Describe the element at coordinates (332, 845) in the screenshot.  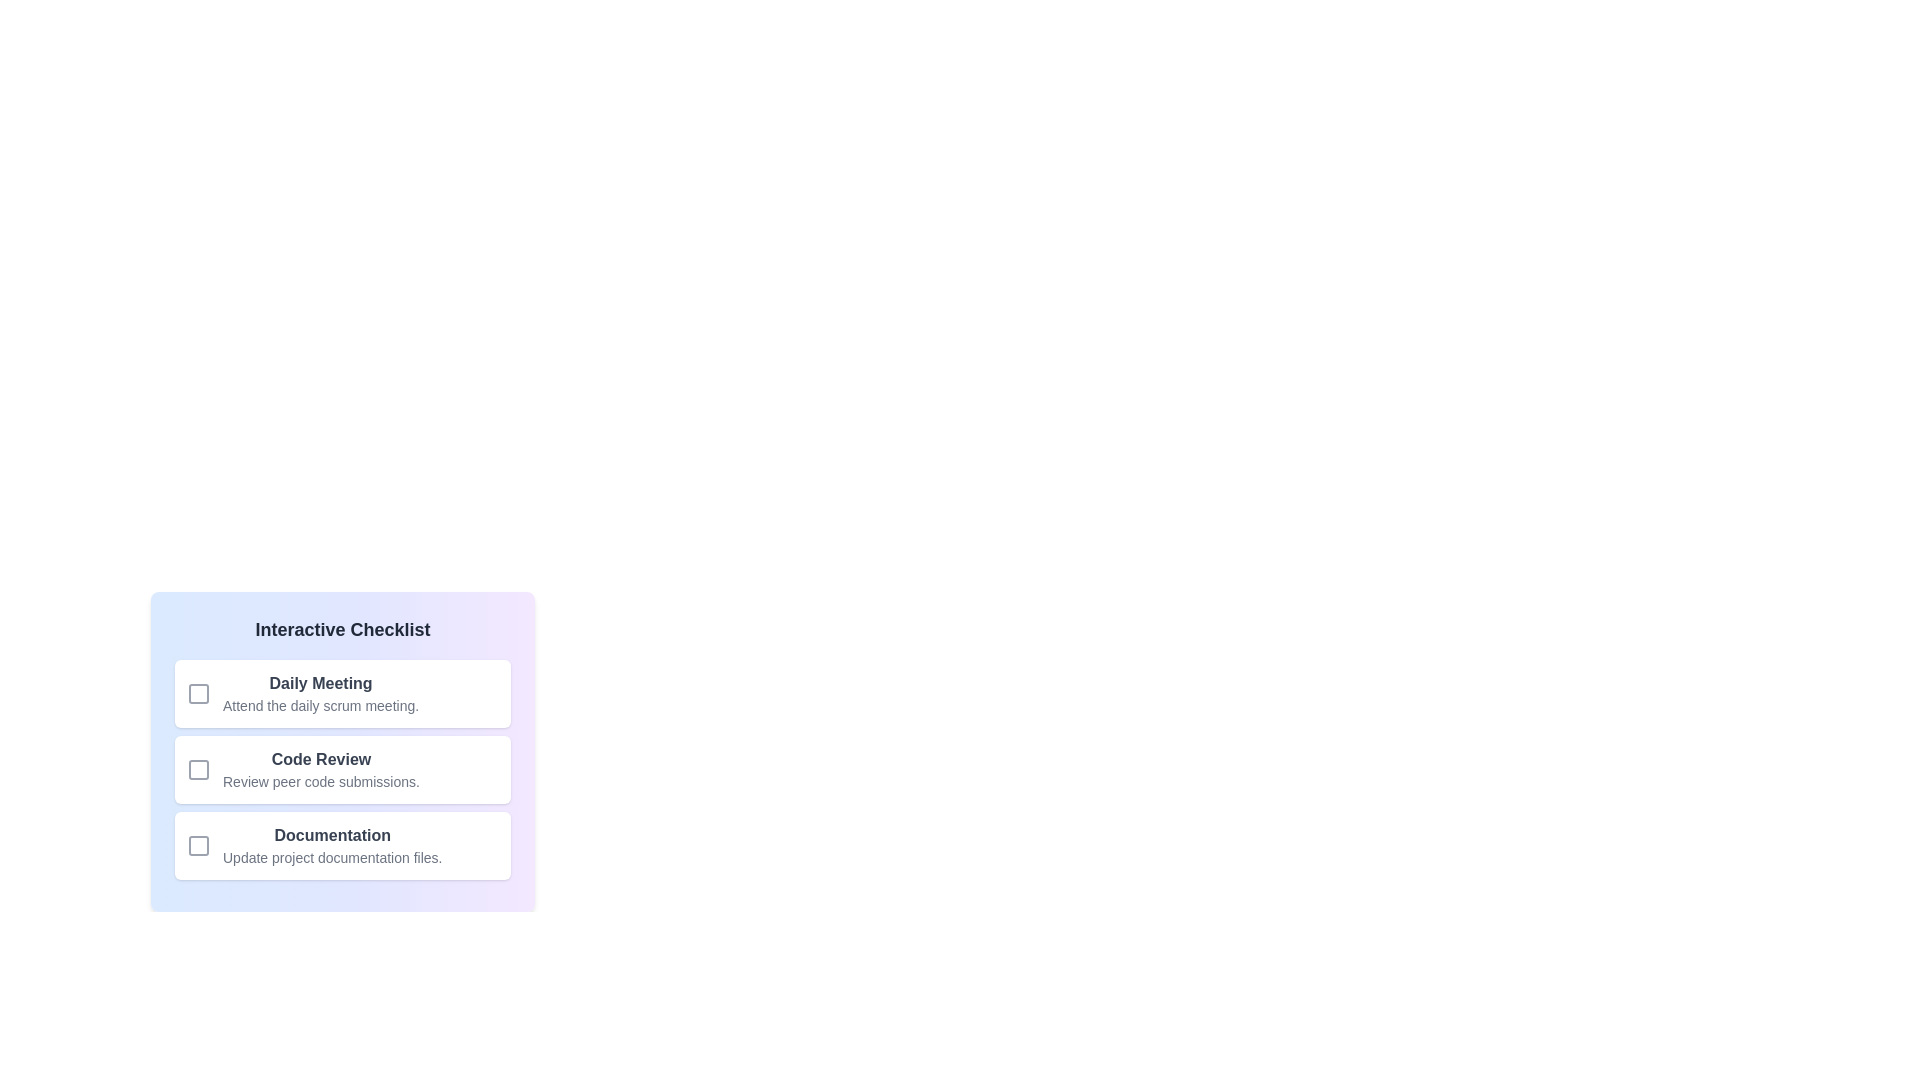
I see `the text block containing the bold title 'Documentation' and the subtext 'Update project documentation files', which is the third item in a vertical checklist UI` at that location.